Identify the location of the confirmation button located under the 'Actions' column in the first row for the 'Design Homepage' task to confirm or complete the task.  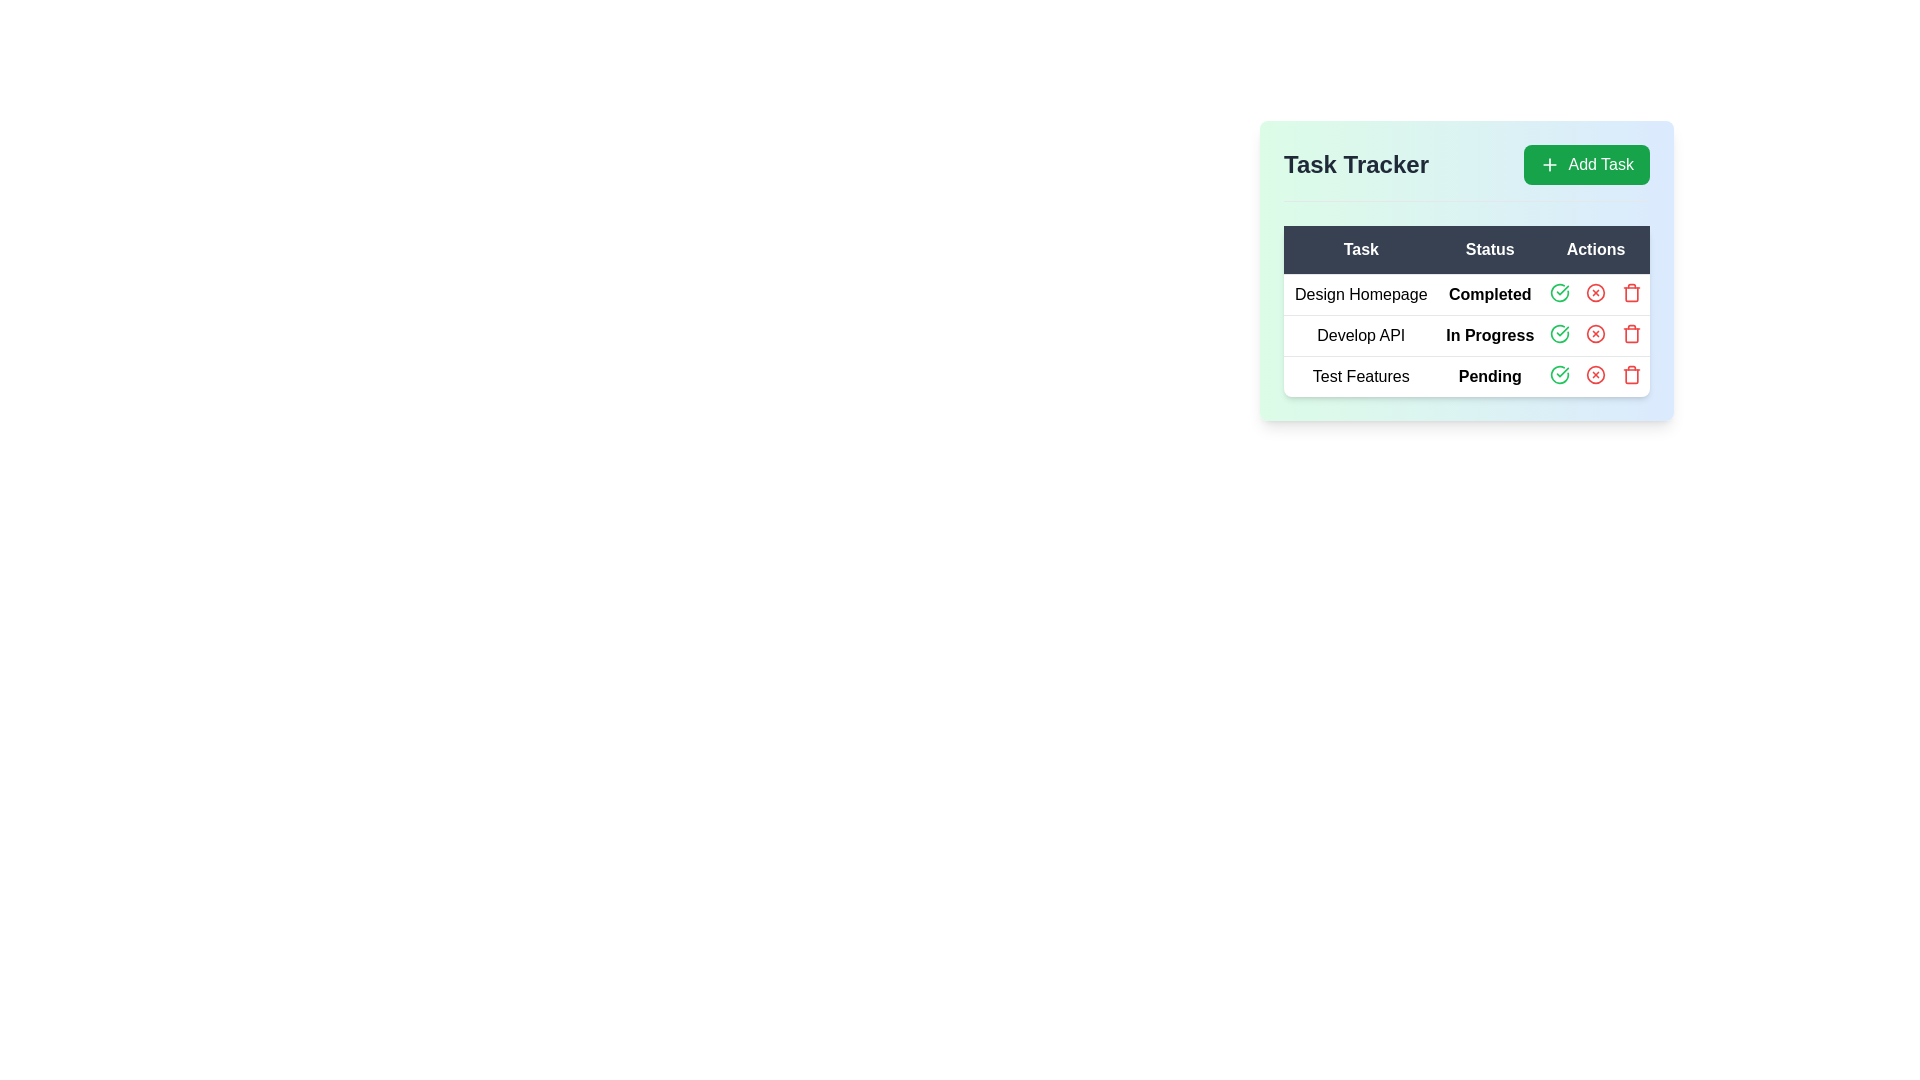
(1559, 293).